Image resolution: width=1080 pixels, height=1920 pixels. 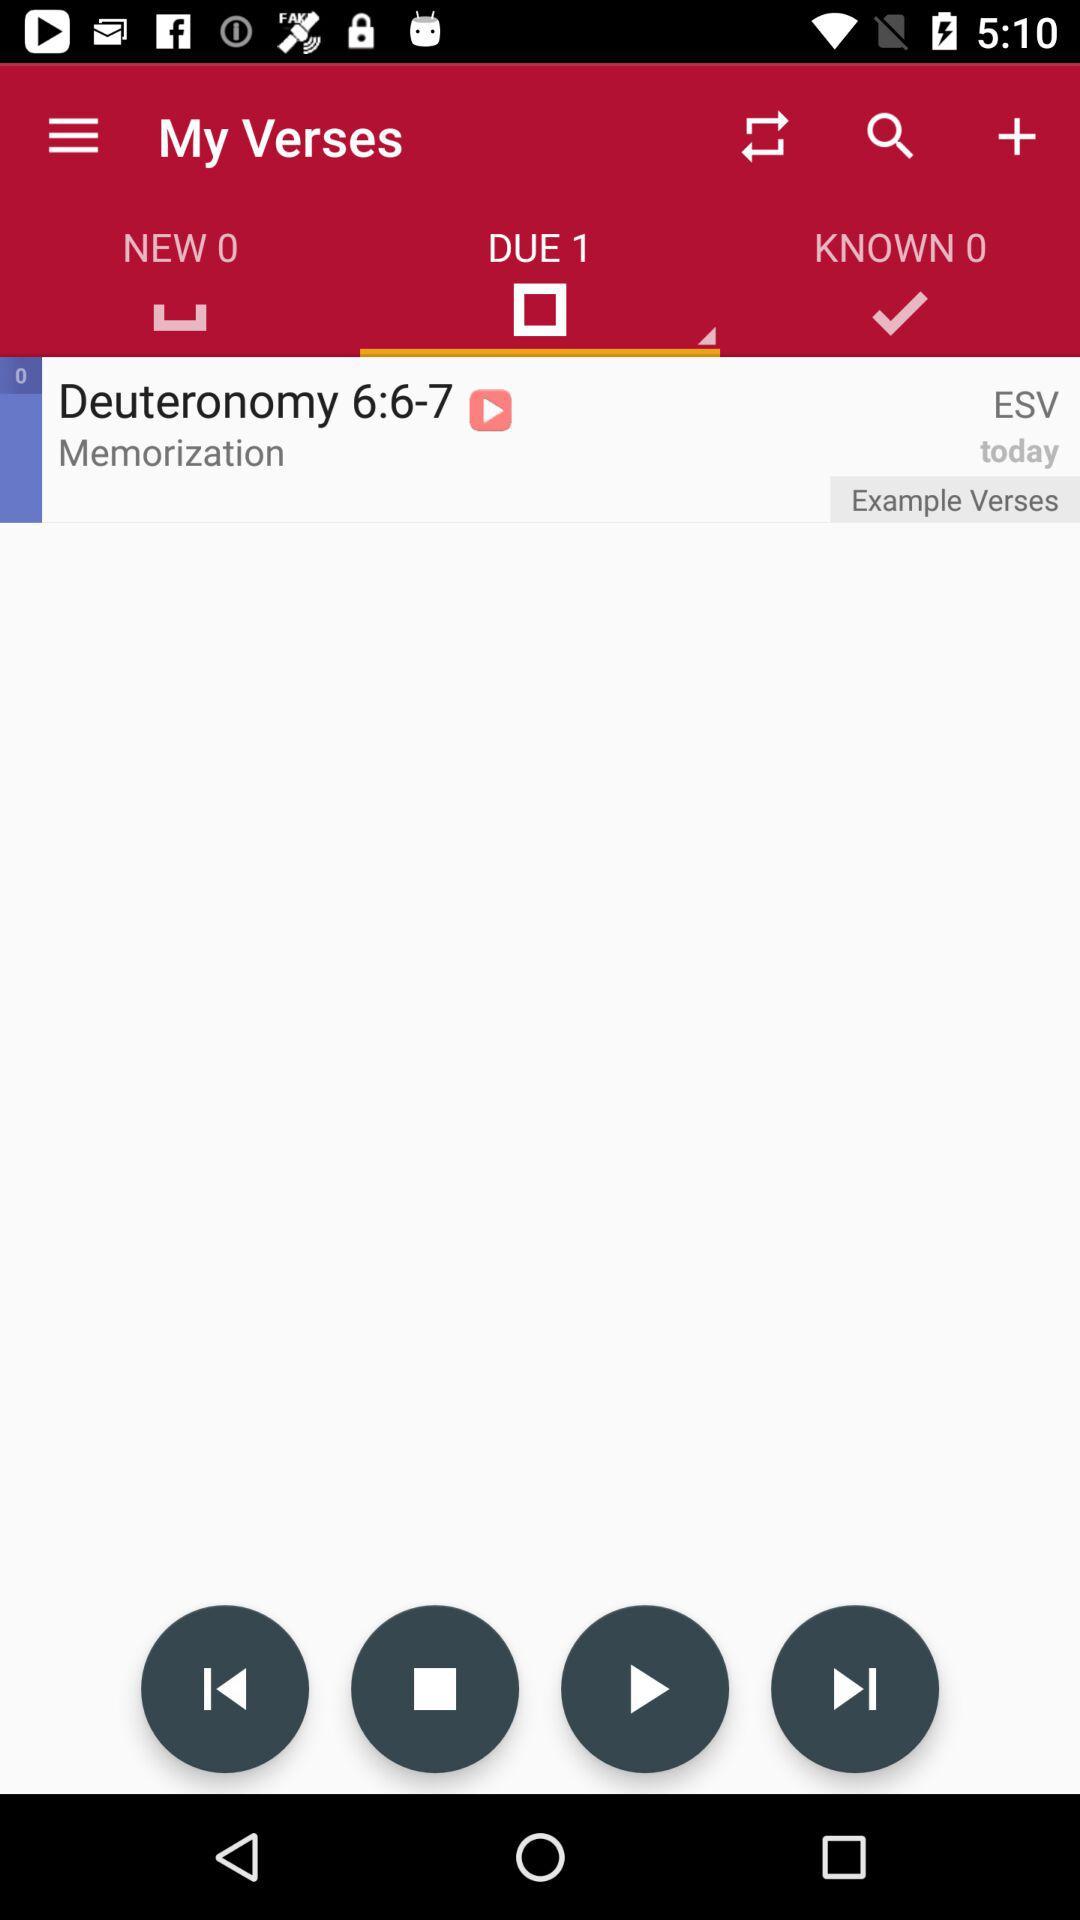 What do you see at coordinates (72, 135) in the screenshot?
I see `icon above new 0 icon` at bounding box center [72, 135].